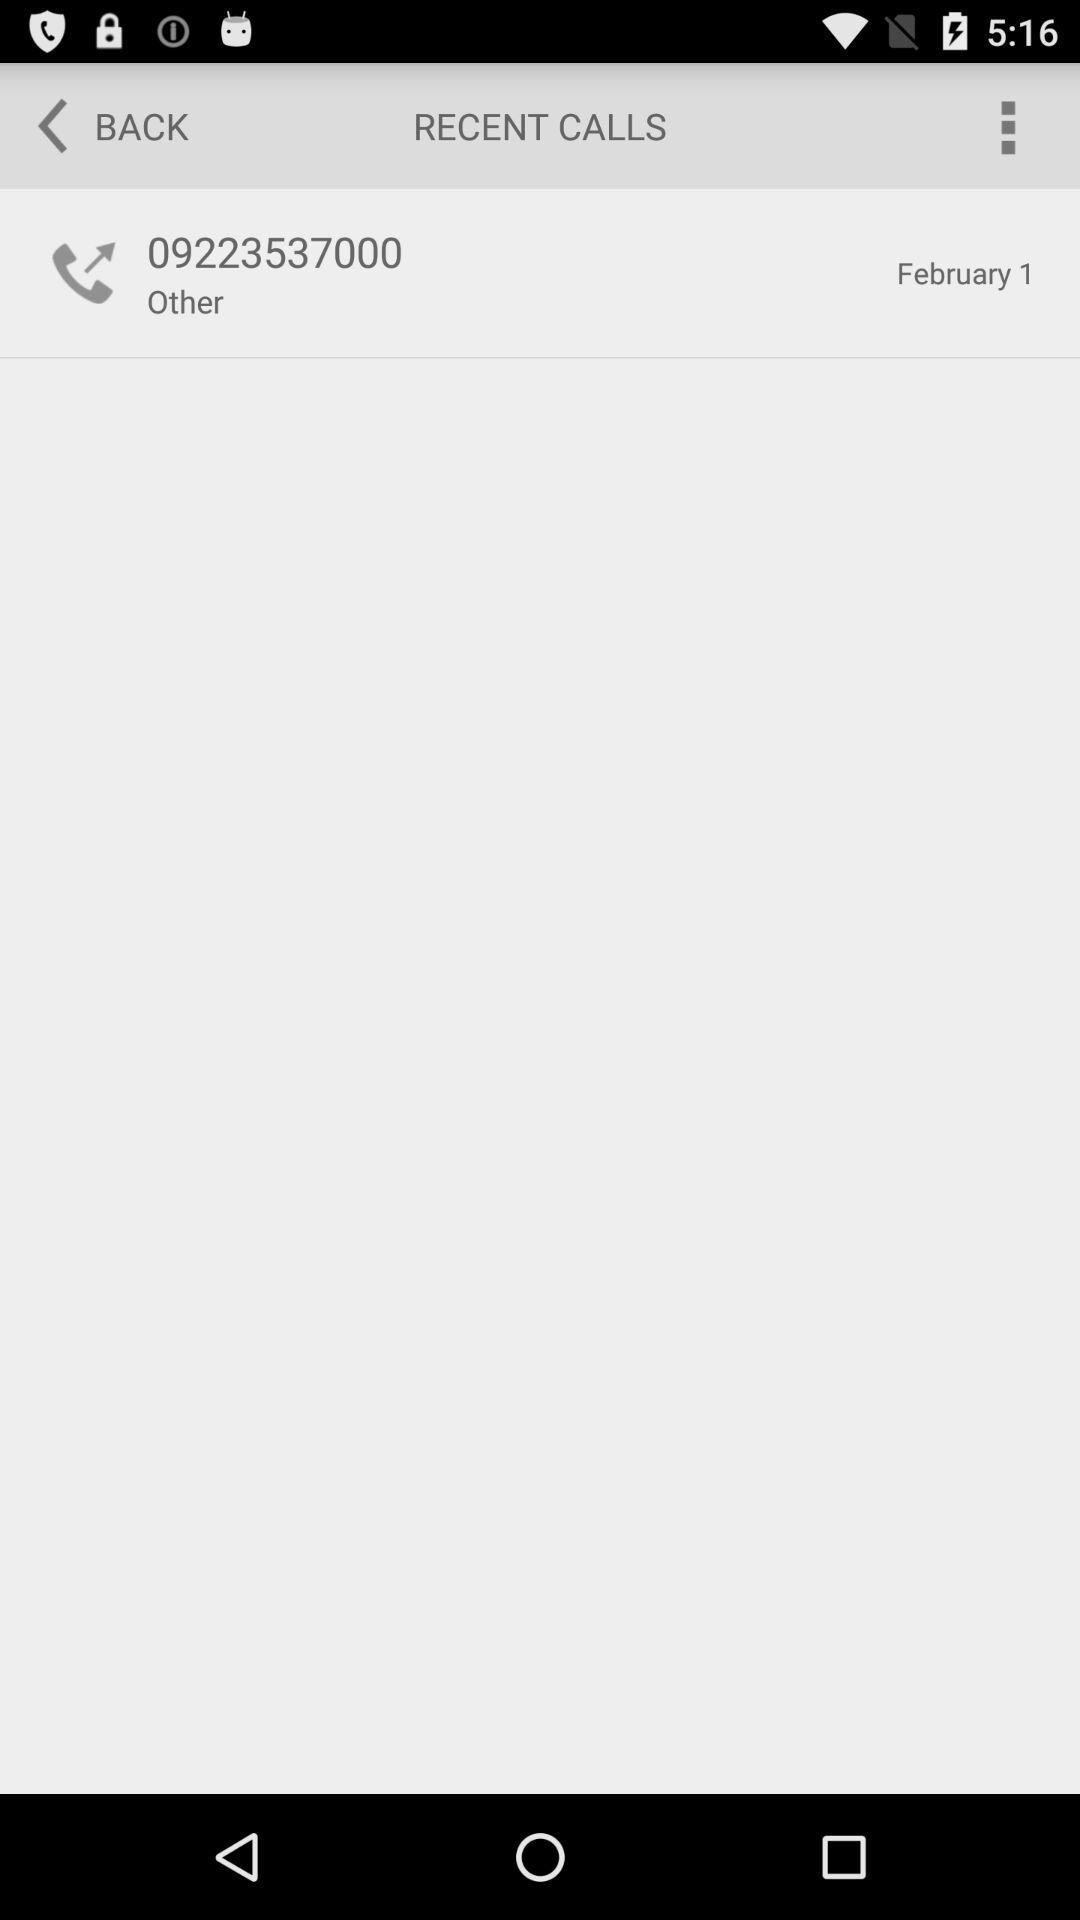 Image resolution: width=1080 pixels, height=1920 pixels. What do you see at coordinates (1006, 124) in the screenshot?
I see `icon above the february 1 app` at bounding box center [1006, 124].